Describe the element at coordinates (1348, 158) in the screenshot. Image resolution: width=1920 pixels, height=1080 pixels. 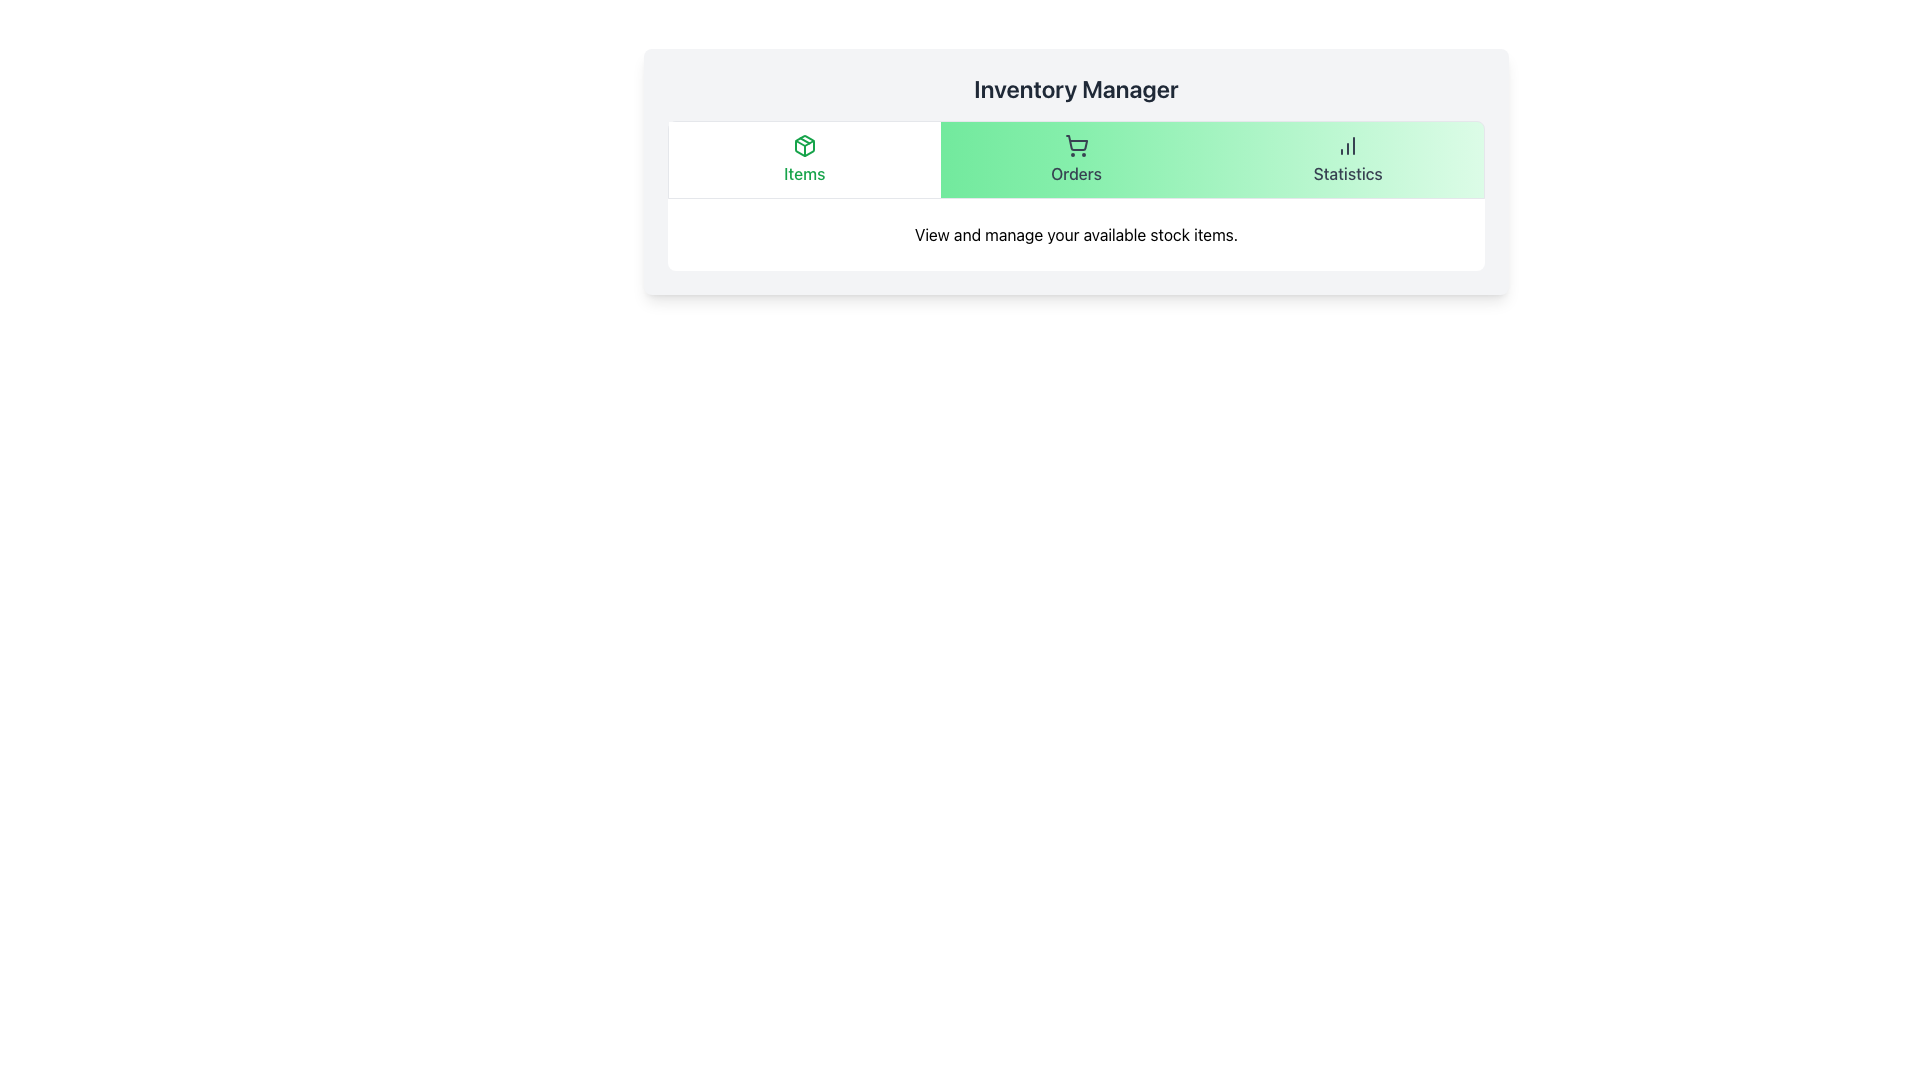
I see `the 'Statistics' button, which features a bar chart icon and is located in the central navigation bar of the 'Inventory Manager' section` at that location.